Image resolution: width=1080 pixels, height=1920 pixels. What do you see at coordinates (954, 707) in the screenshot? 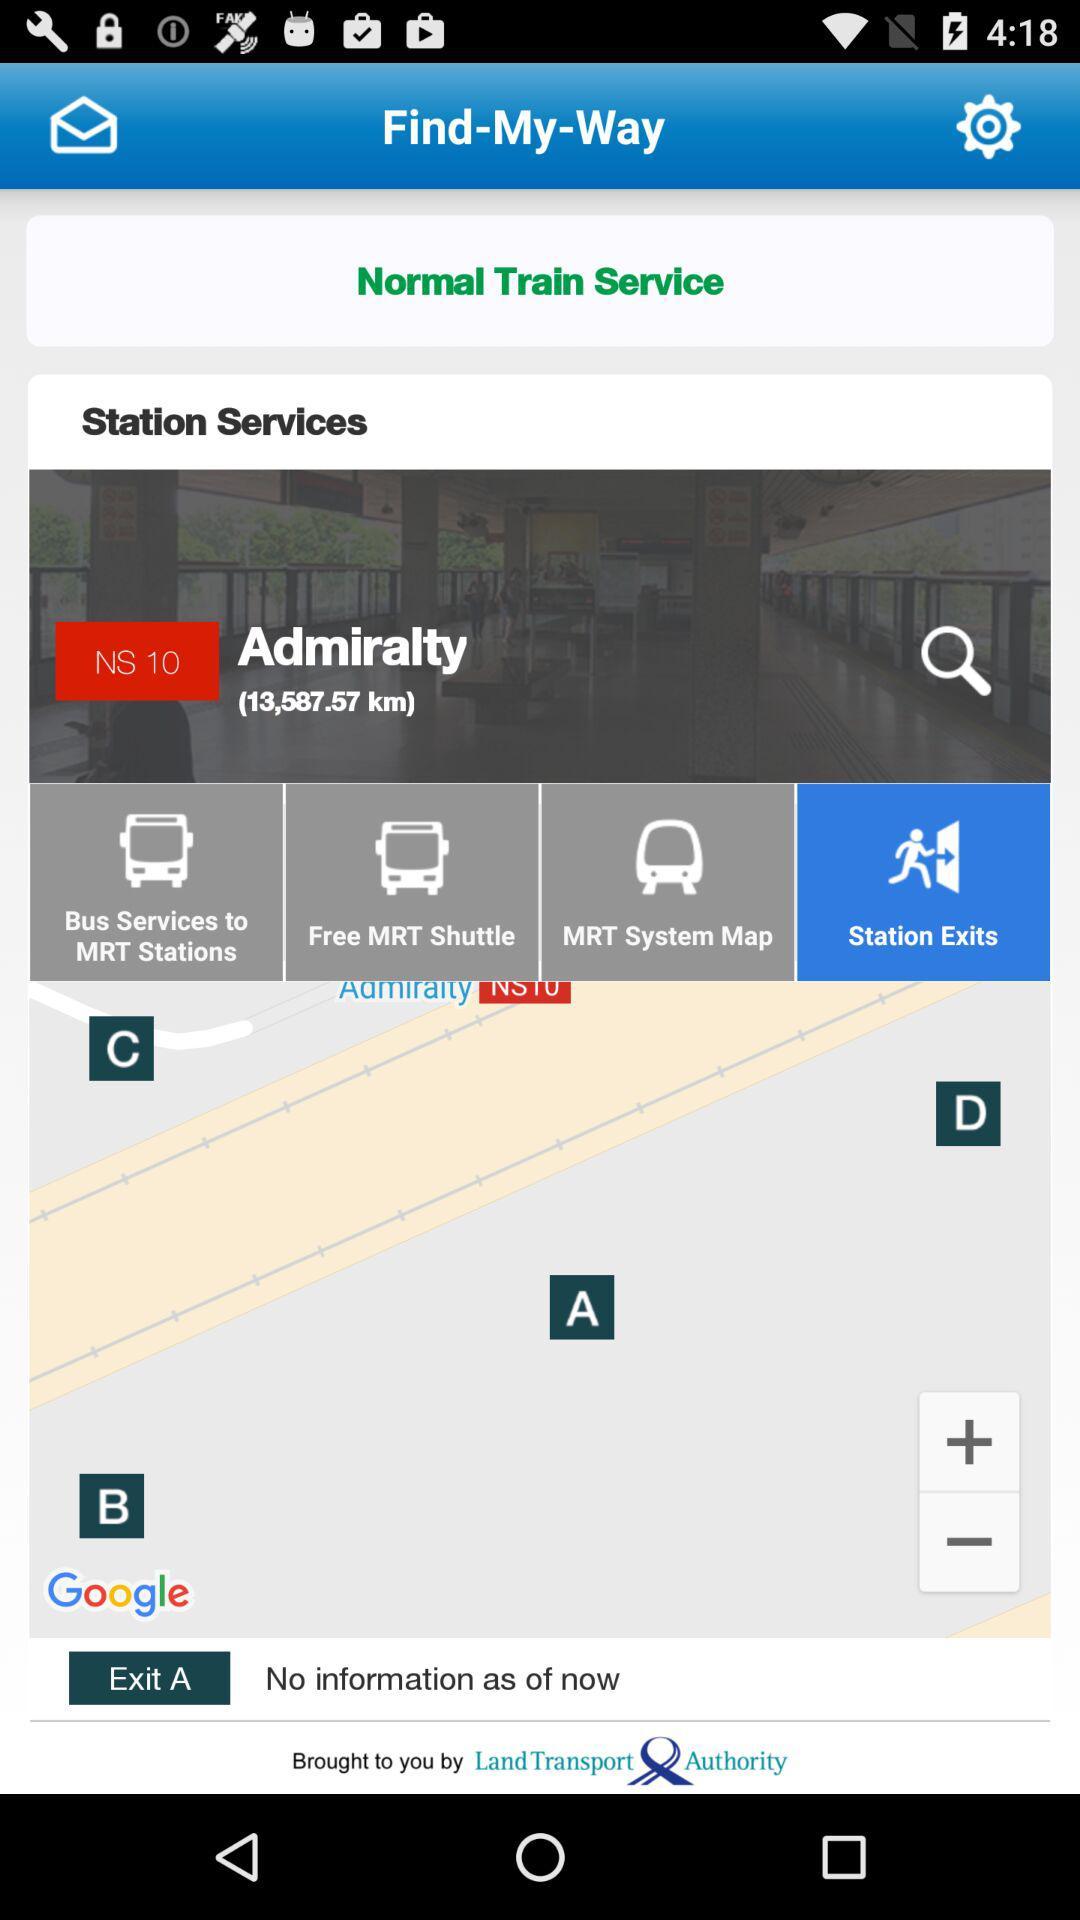
I see `the search icon` at bounding box center [954, 707].